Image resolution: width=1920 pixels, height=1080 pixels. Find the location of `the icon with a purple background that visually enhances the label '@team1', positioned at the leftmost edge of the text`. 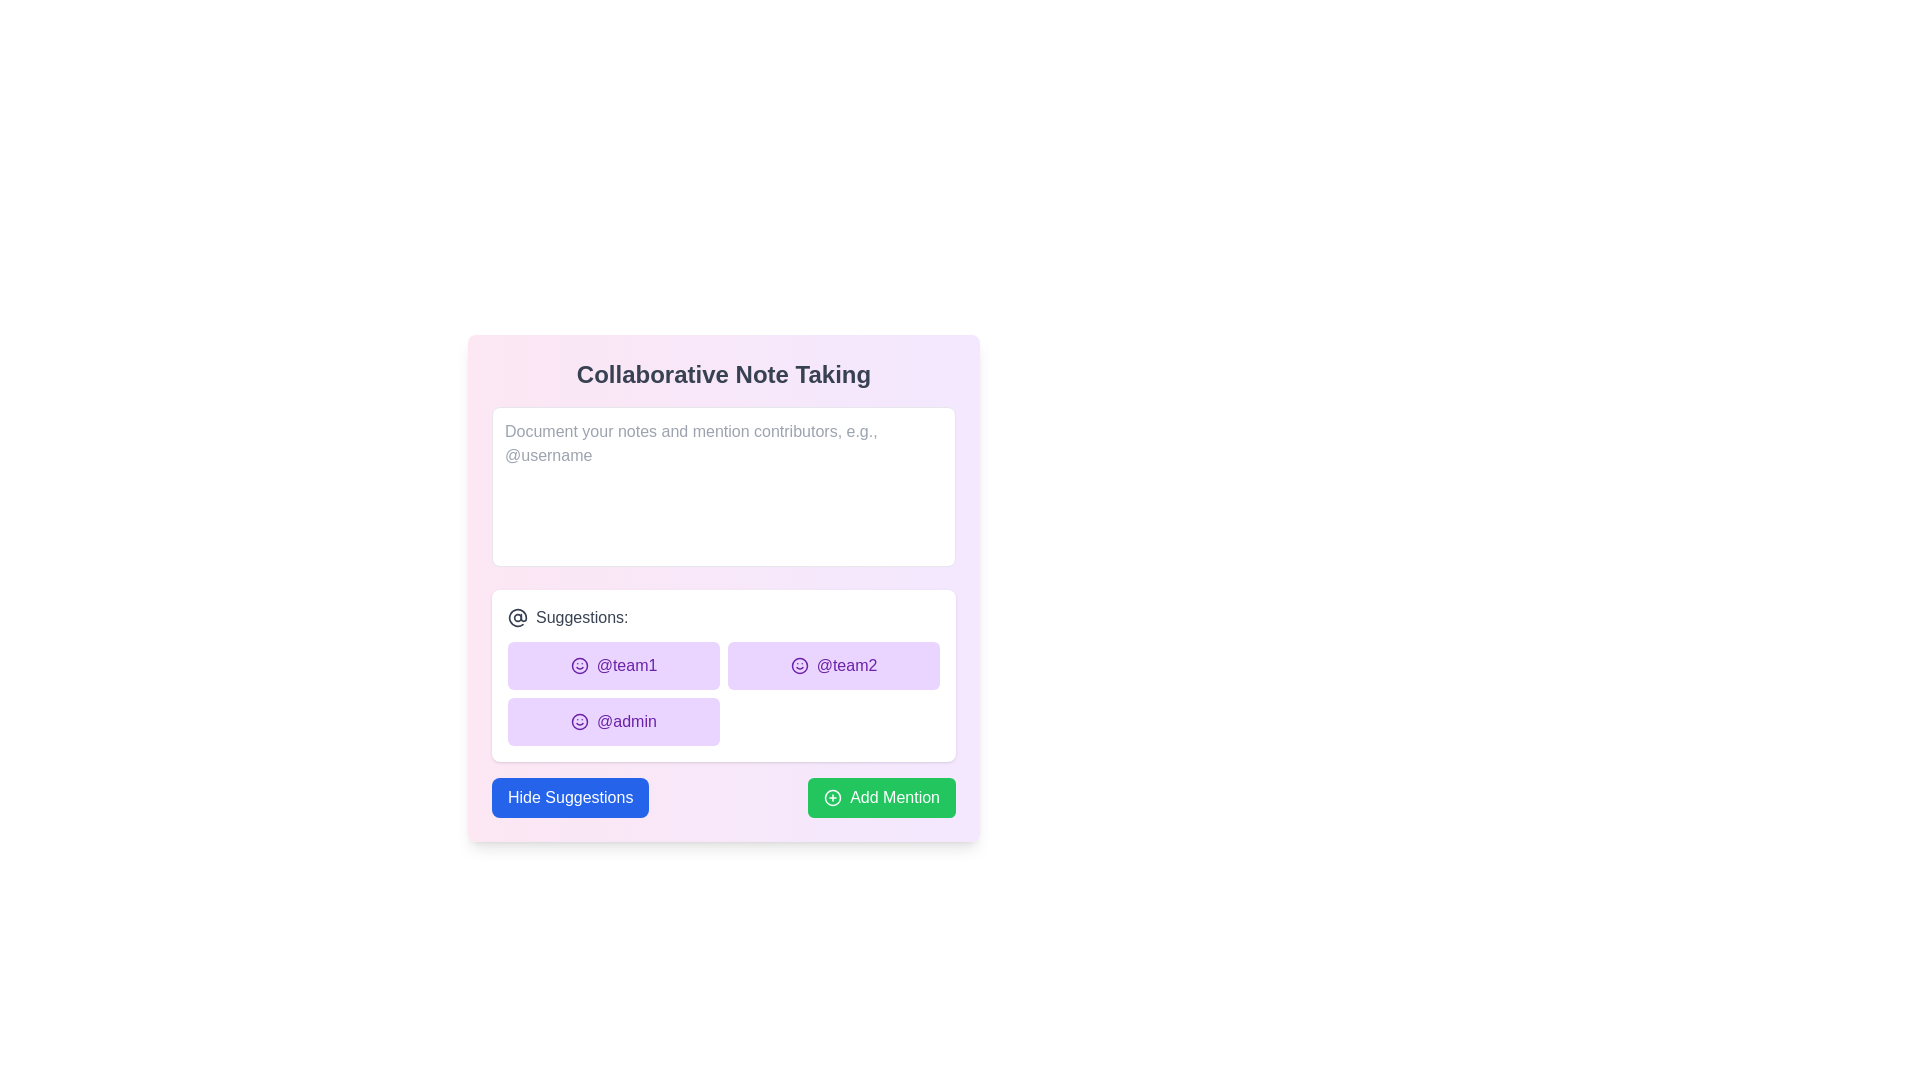

the icon with a purple background that visually enhances the label '@team1', positioned at the leftmost edge of the text is located at coordinates (578, 666).